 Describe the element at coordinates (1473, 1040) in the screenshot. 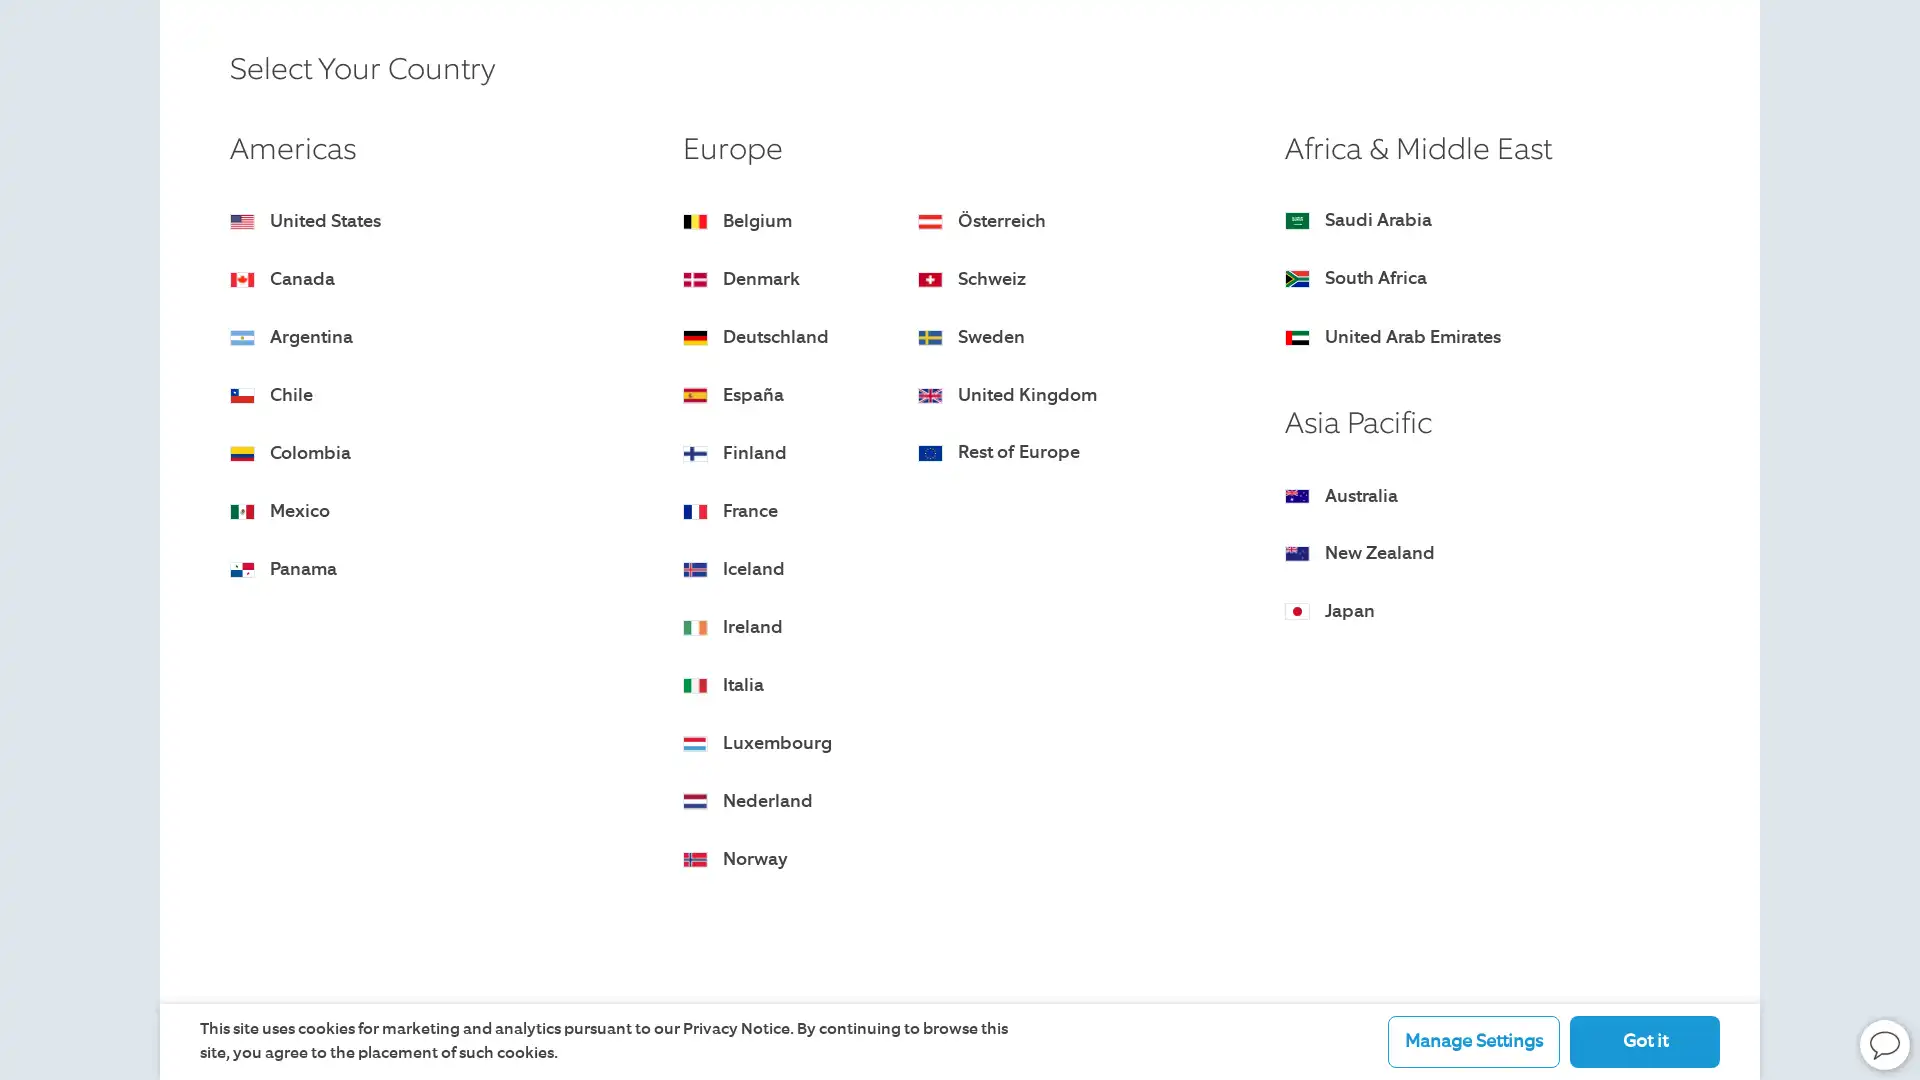

I see `Manage Settings` at that location.